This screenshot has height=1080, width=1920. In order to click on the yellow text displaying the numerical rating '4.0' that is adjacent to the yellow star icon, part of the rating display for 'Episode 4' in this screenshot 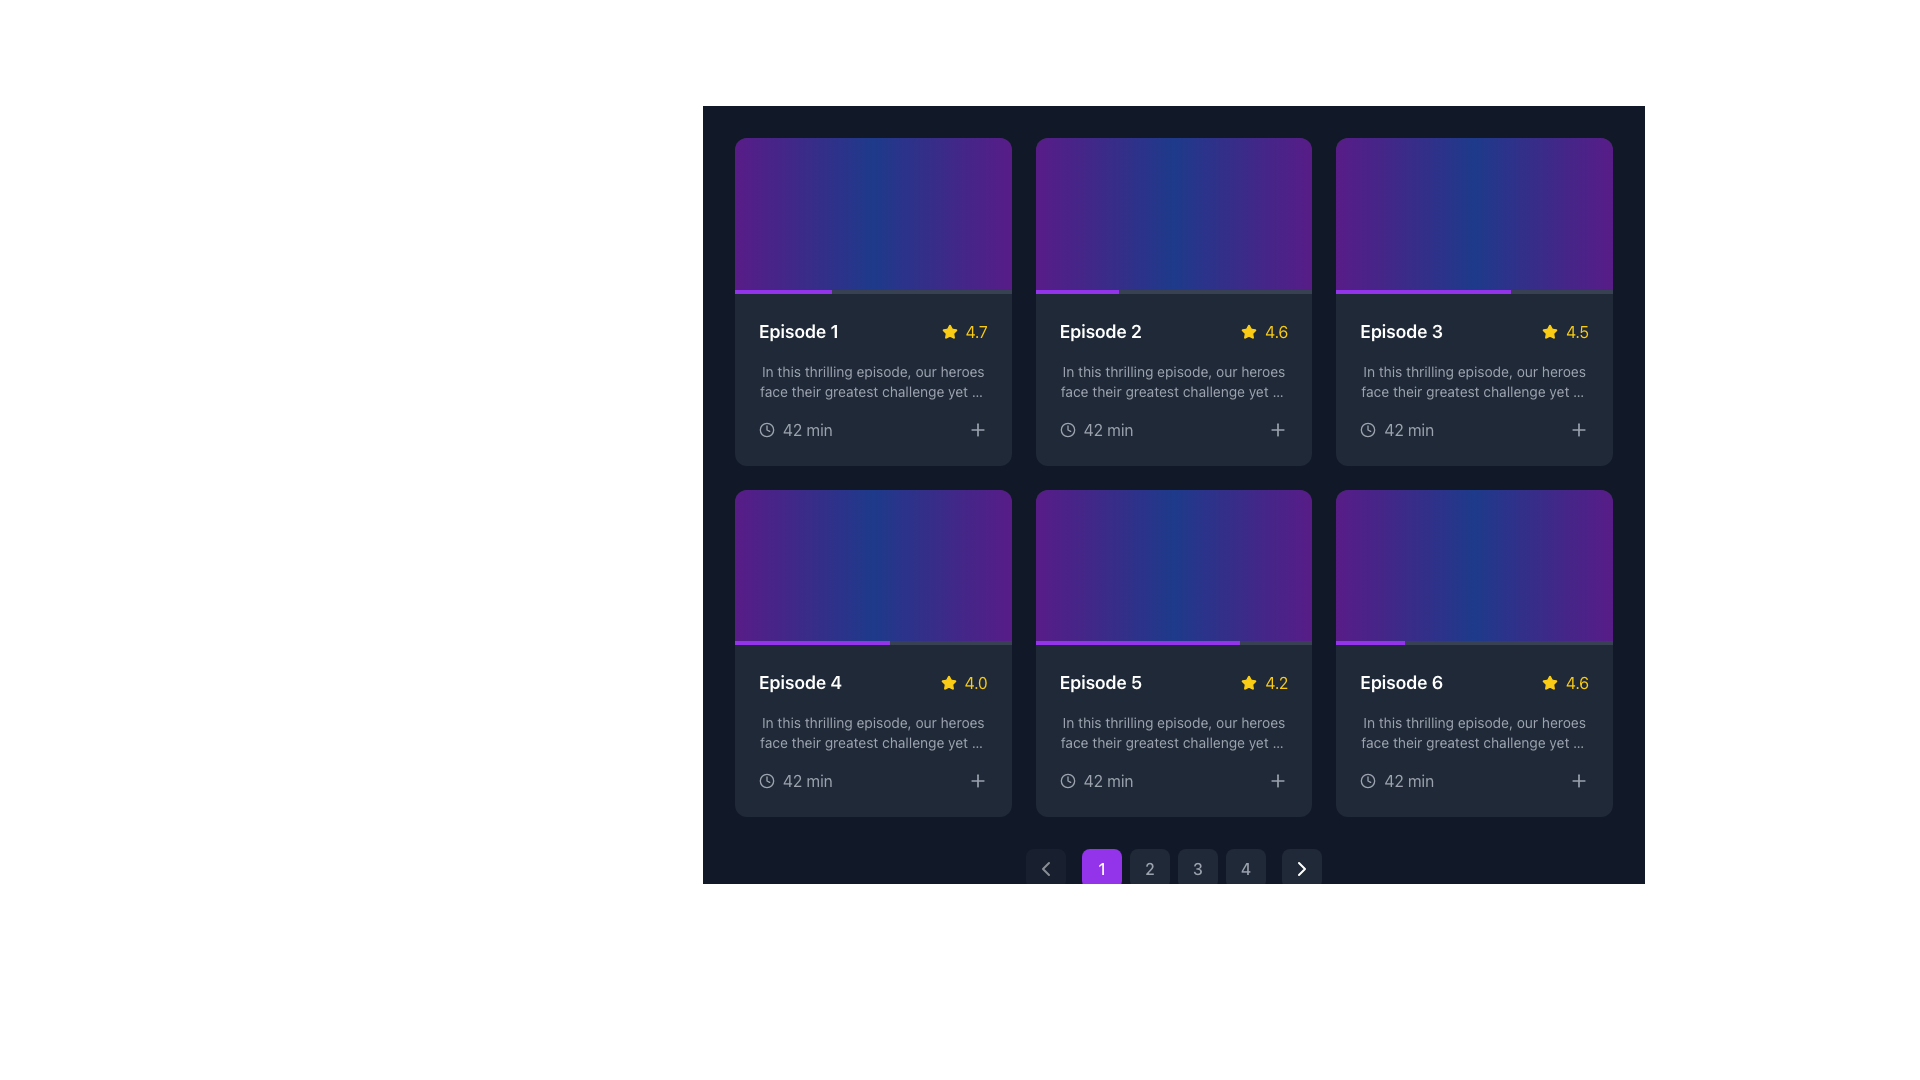, I will do `click(976, 682)`.